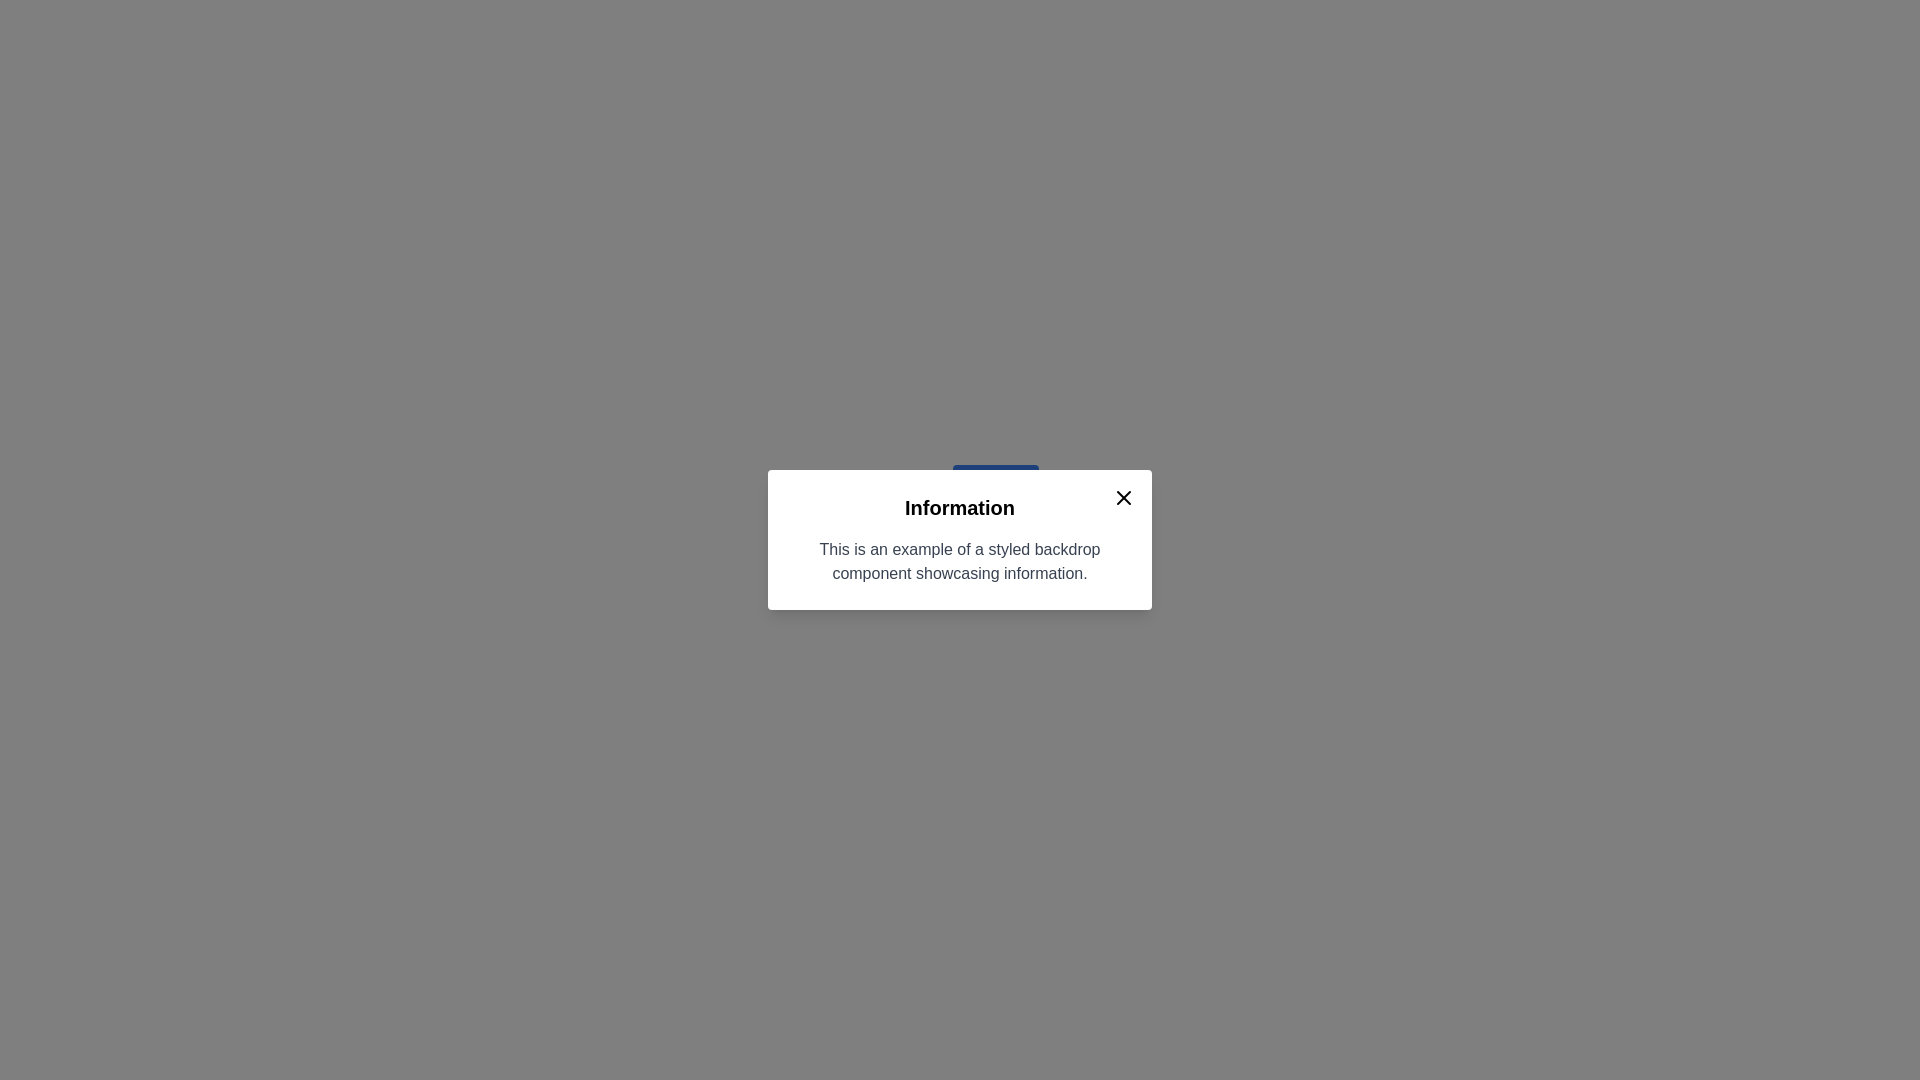 The width and height of the screenshot is (1920, 1080). What do you see at coordinates (1123, 496) in the screenshot?
I see `the close button located in the top-right corner of the modal dialog titled 'Information'` at bounding box center [1123, 496].